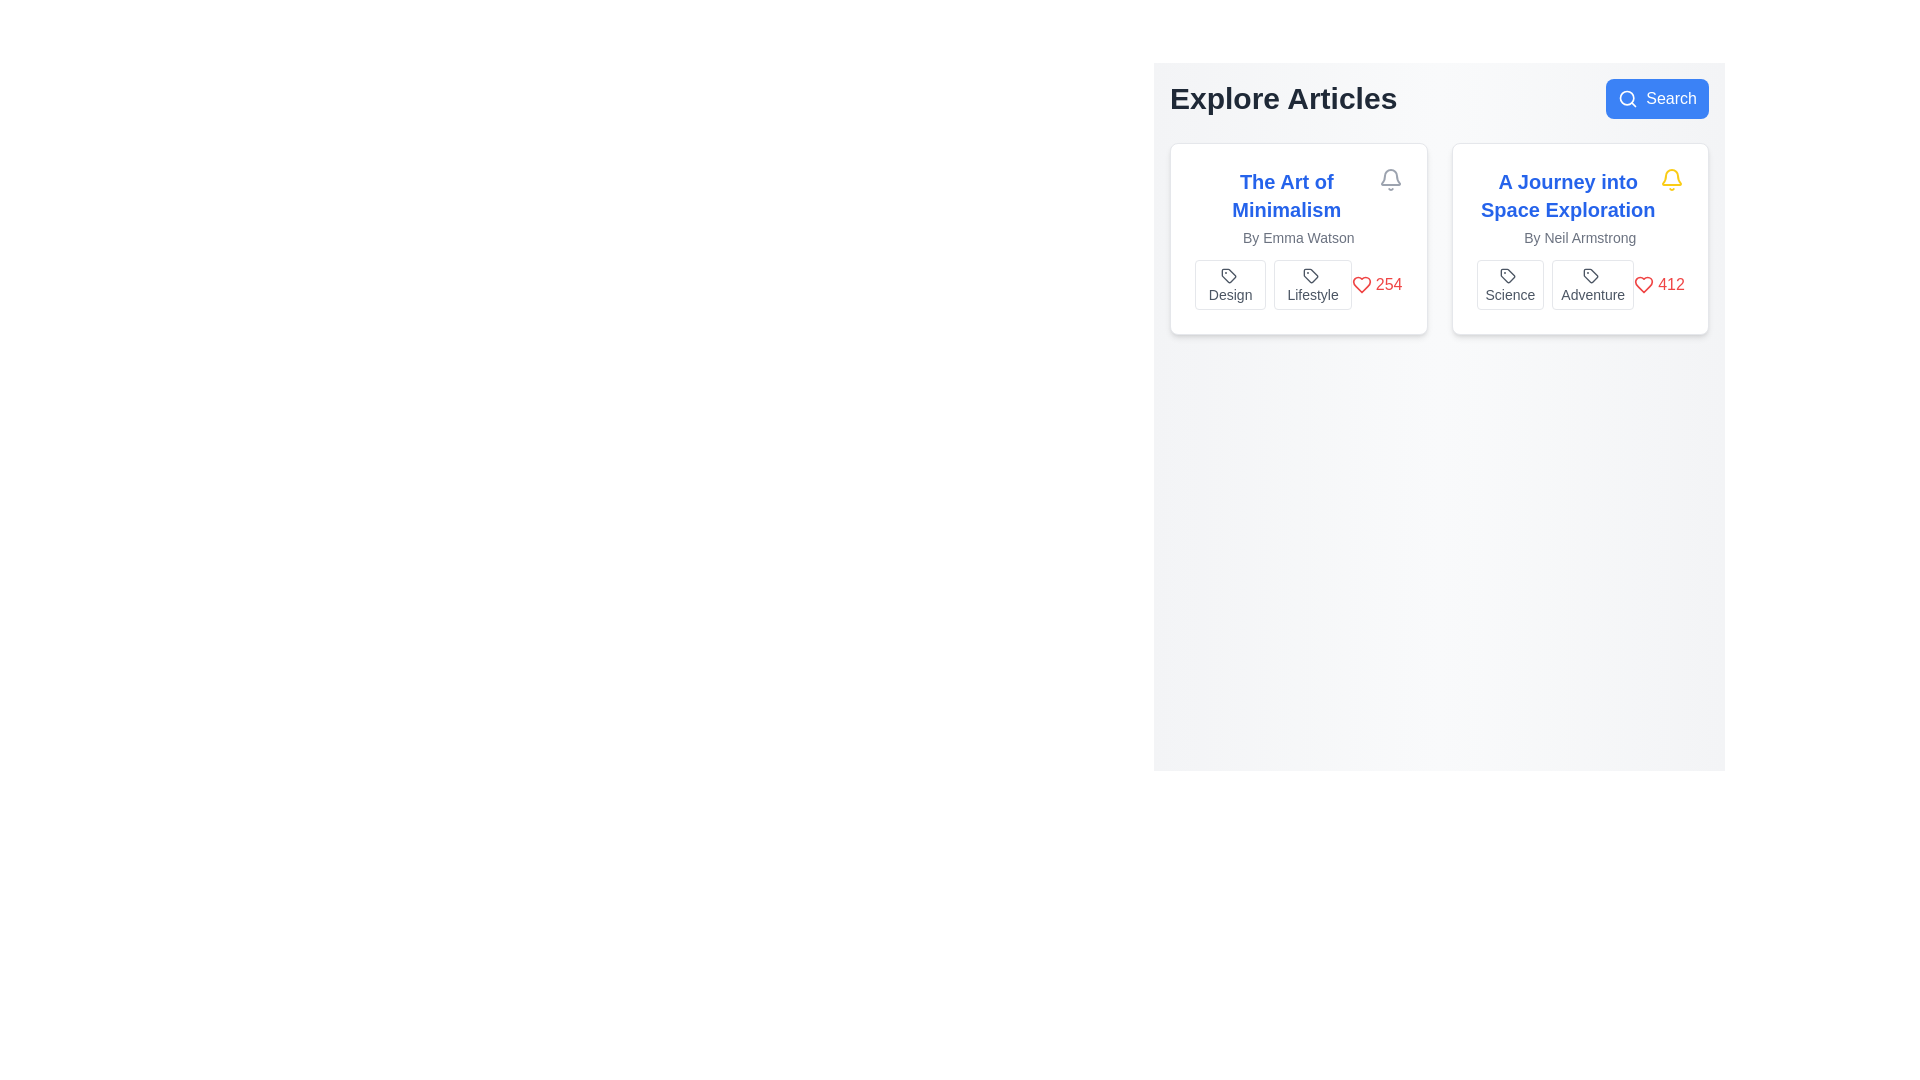  What do you see at coordinates (1659, 285) in the screenshot?
I see `the 'likes' counter element located within the 'A Journey into Space Exploration' card, positioned beneath the 'Adventure' tag in the bottom-right corner` at bounding box center [1659, 285].